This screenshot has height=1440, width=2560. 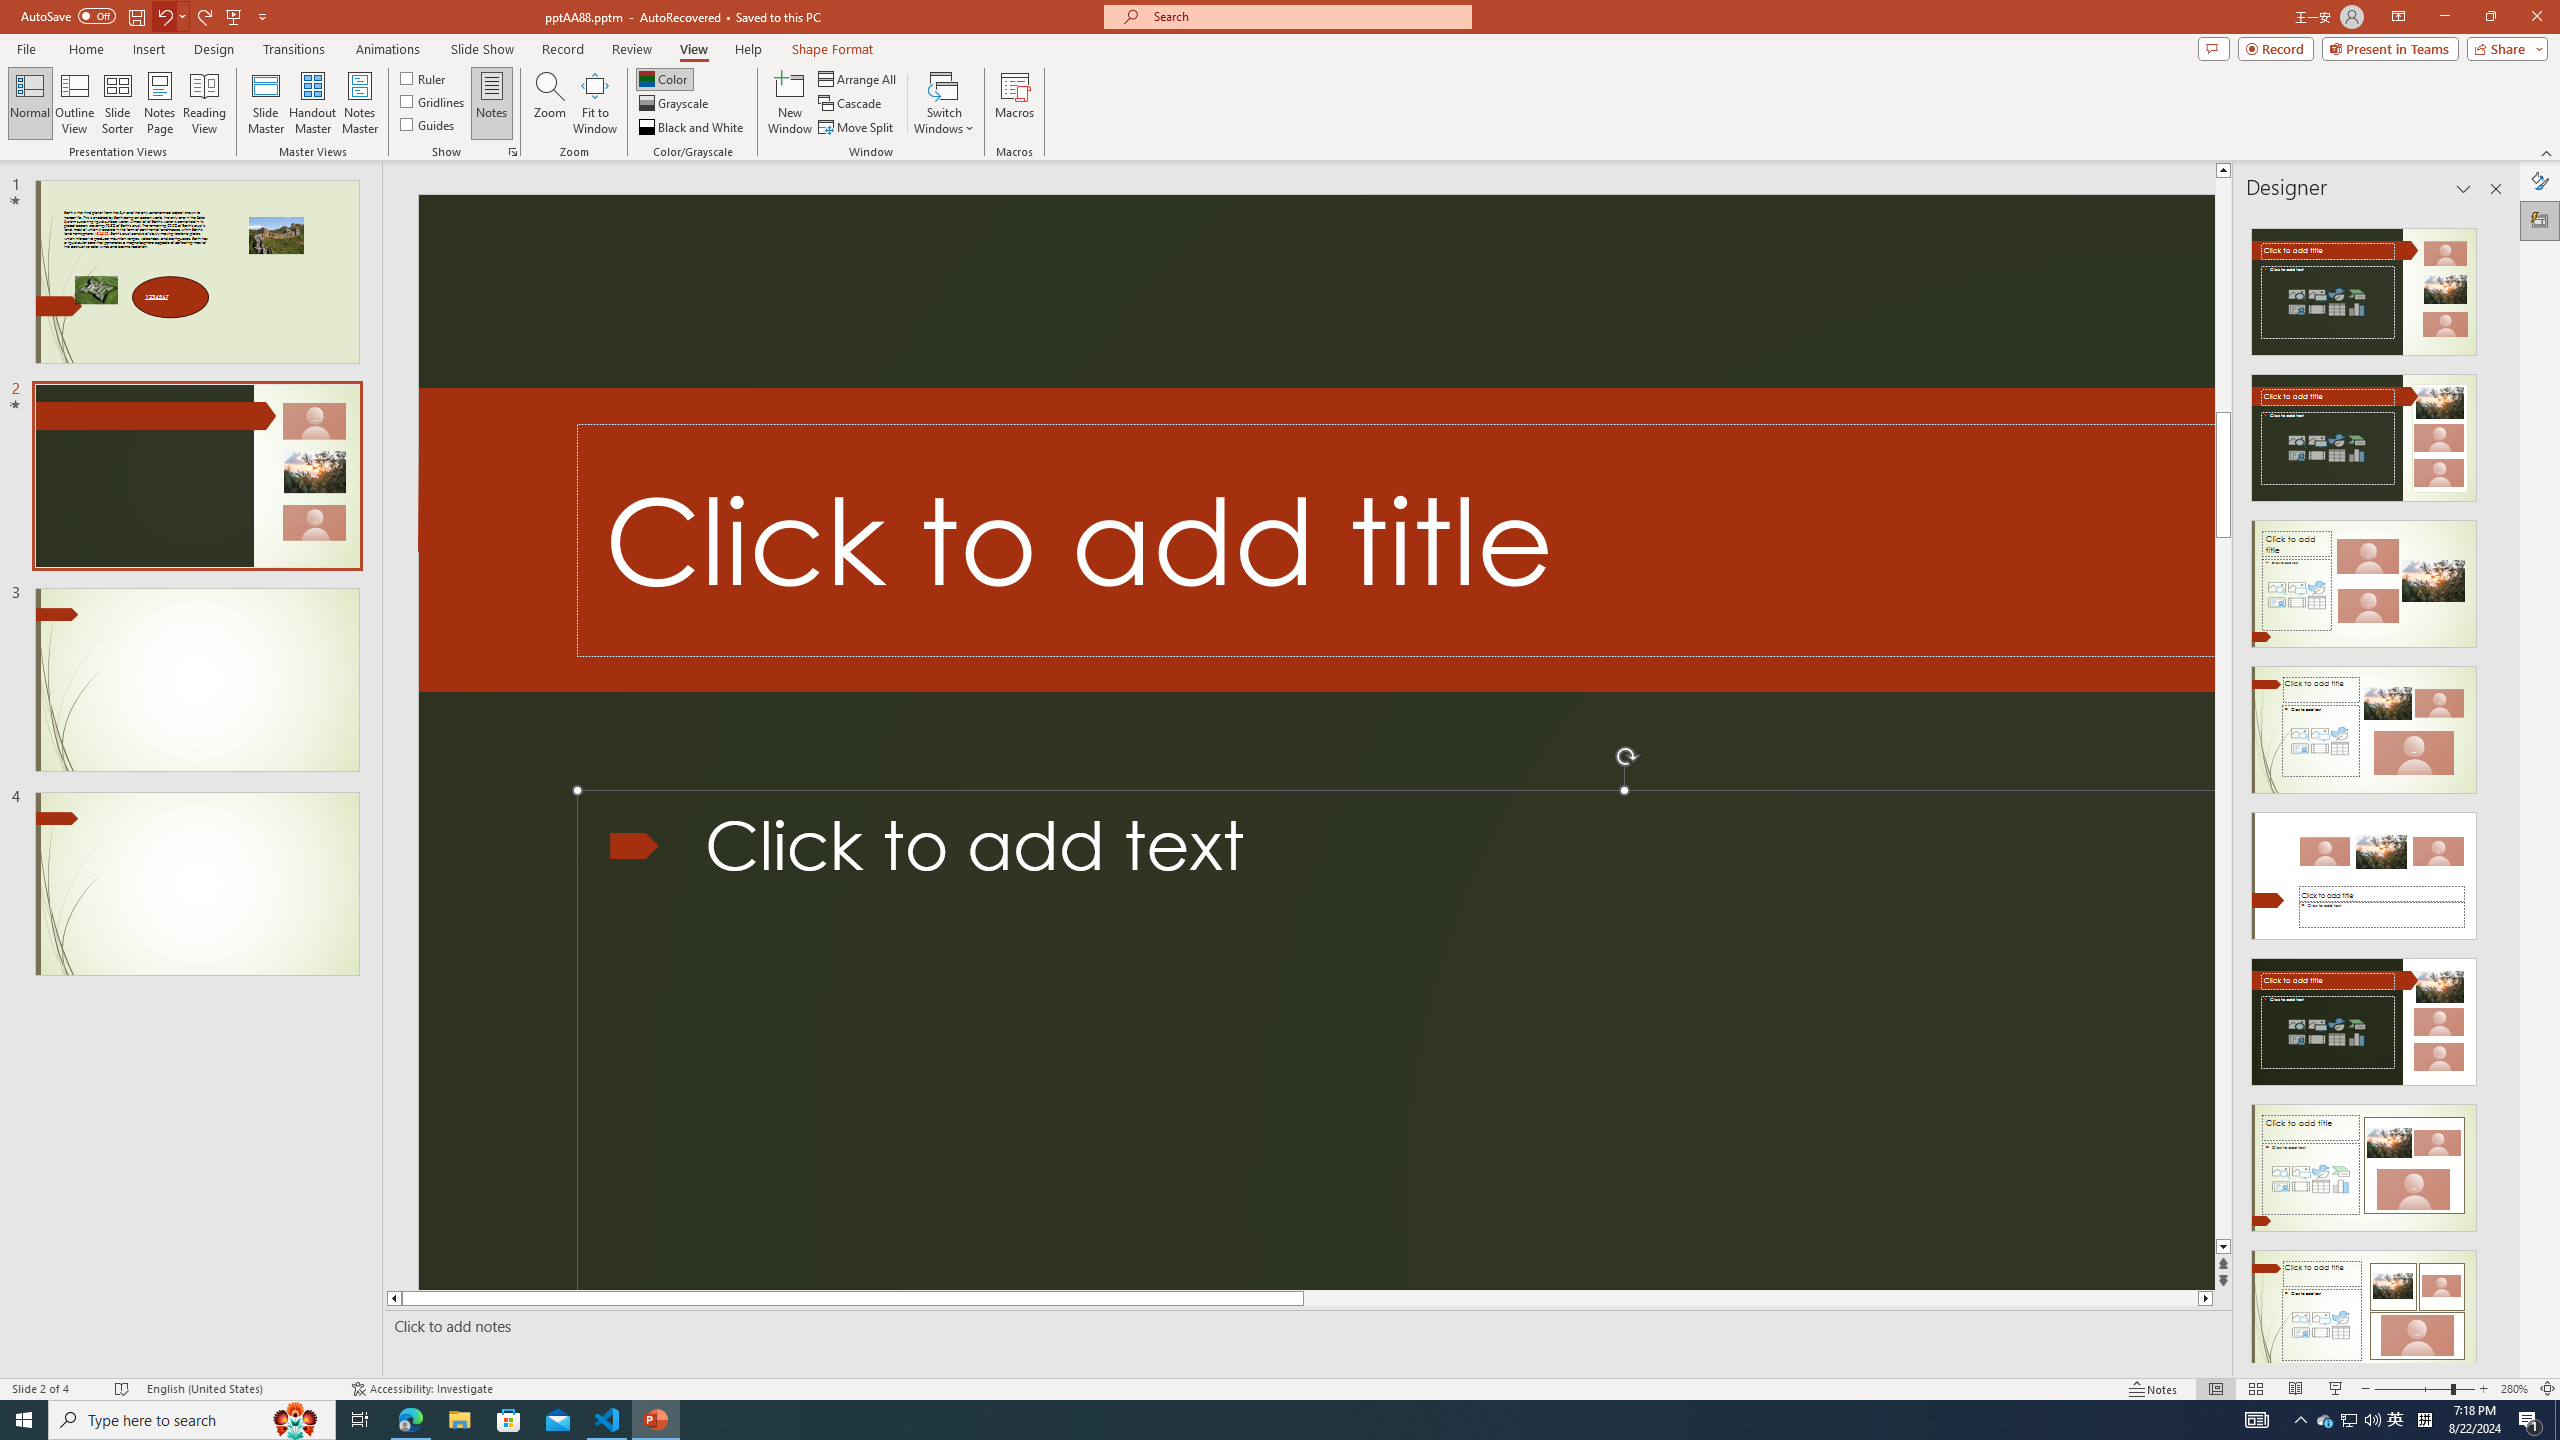 What do you see at coordinates (595, 103) in the screenshot?
I see `'Fit to Window'` at bounding box center [595, 103].